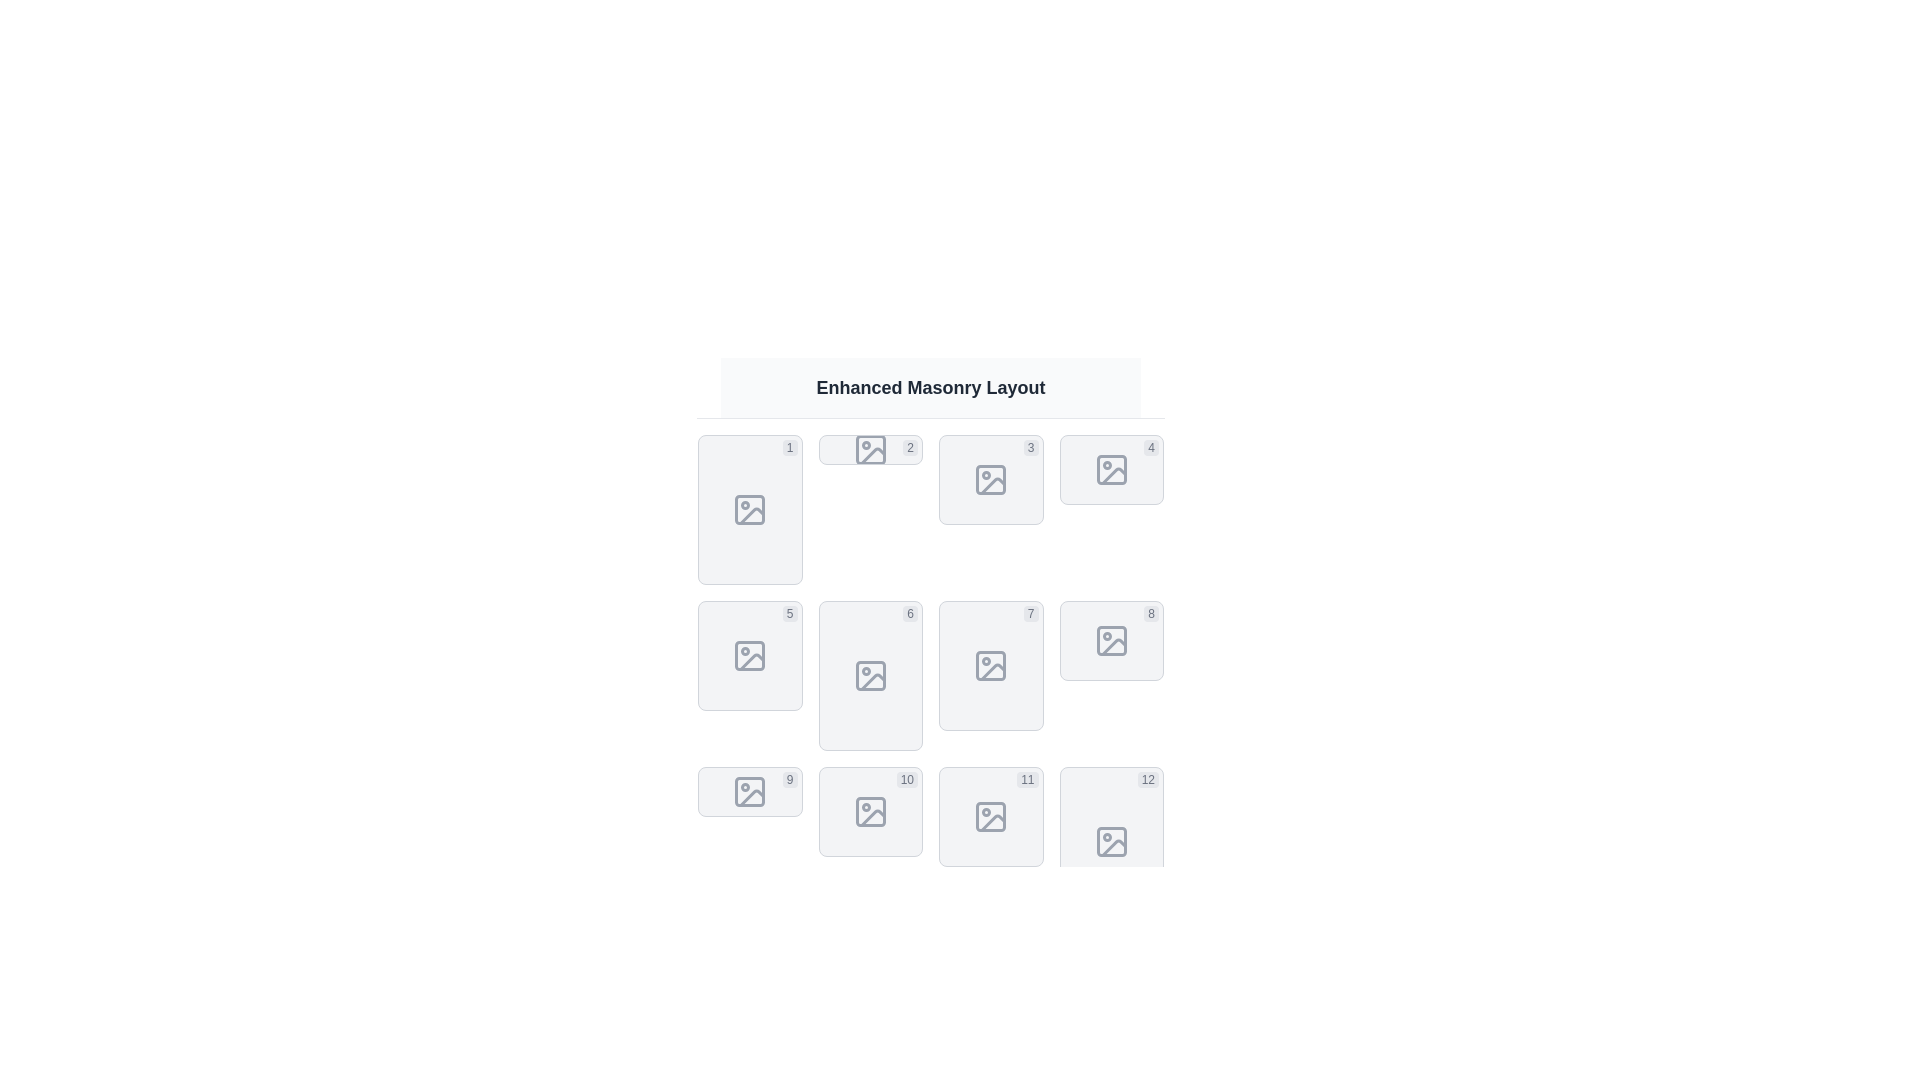 This screenshot has height=1080, width=1920. I want to click on the Graphical SVG icon that indicates image-related functionality in the interface design, so click(873, 681).